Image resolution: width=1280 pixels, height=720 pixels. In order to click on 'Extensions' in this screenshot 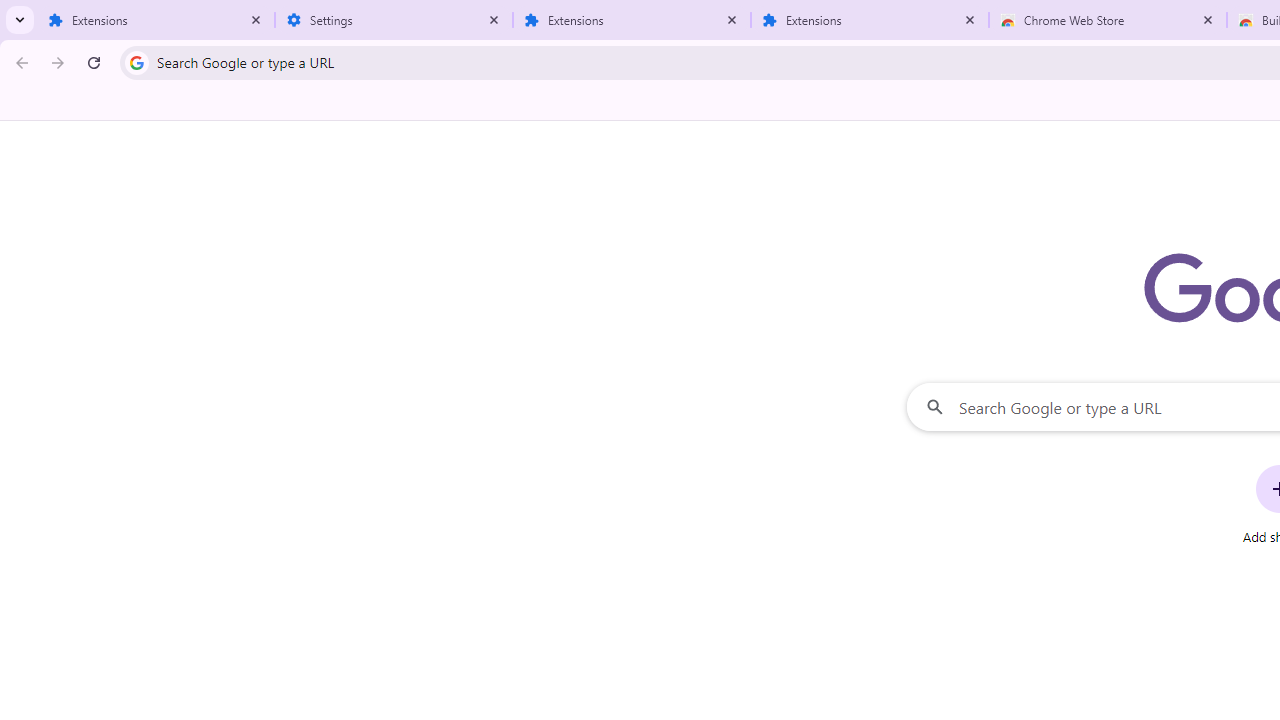, I will do `click(155, 20)`.